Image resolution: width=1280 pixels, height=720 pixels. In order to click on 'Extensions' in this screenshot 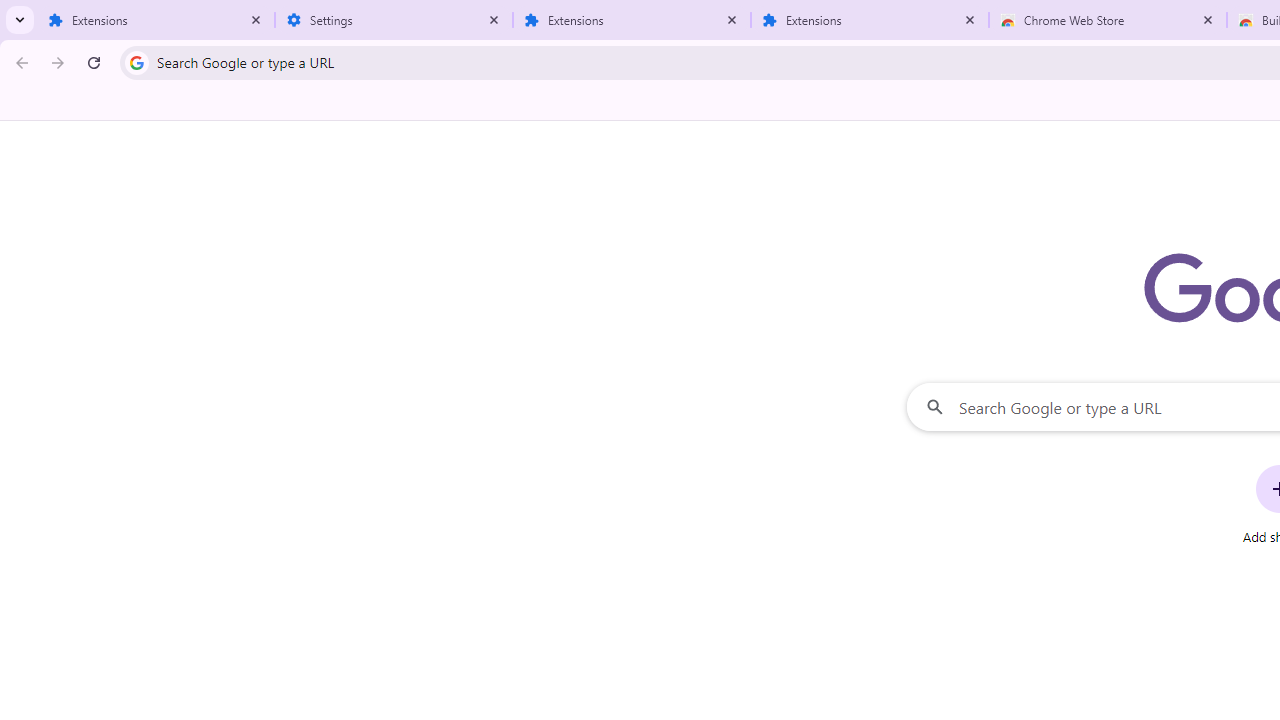, I will do `click(155, 20)`.